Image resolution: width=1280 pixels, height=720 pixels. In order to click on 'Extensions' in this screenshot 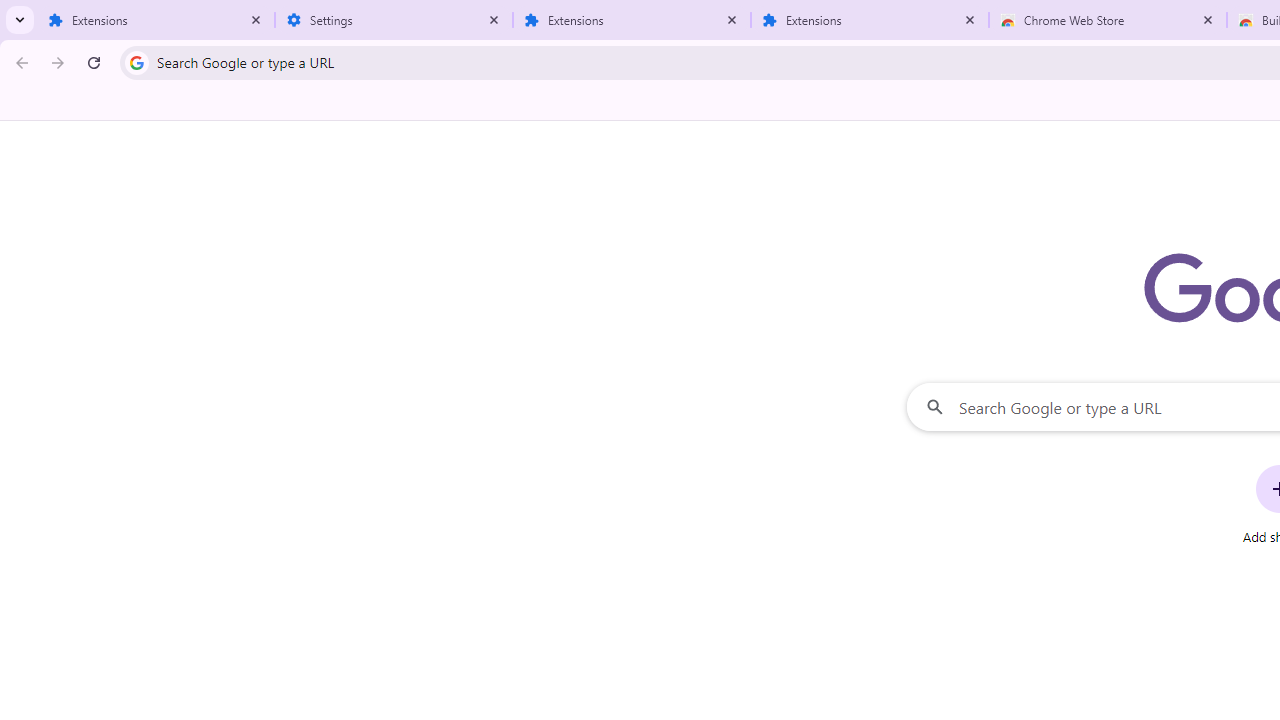, I will do `click(155, 20)`.